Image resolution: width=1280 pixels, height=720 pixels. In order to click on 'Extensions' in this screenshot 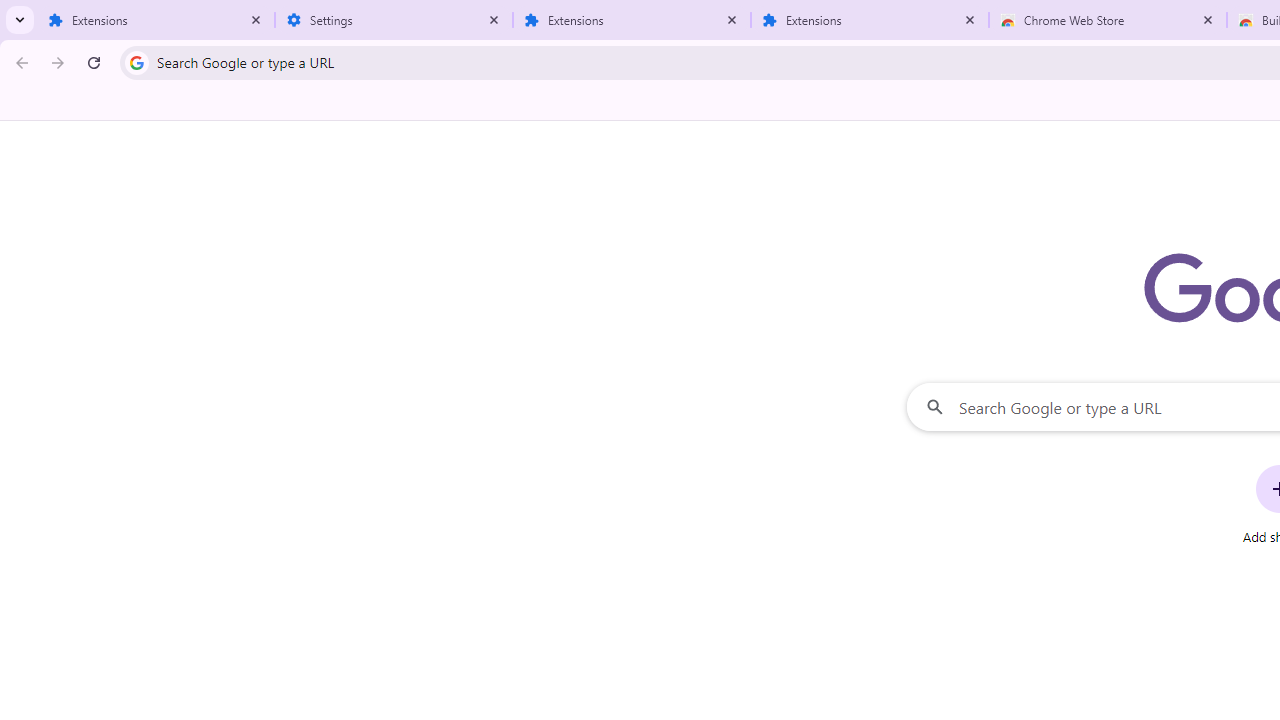, I will do `click(155, 20)`.